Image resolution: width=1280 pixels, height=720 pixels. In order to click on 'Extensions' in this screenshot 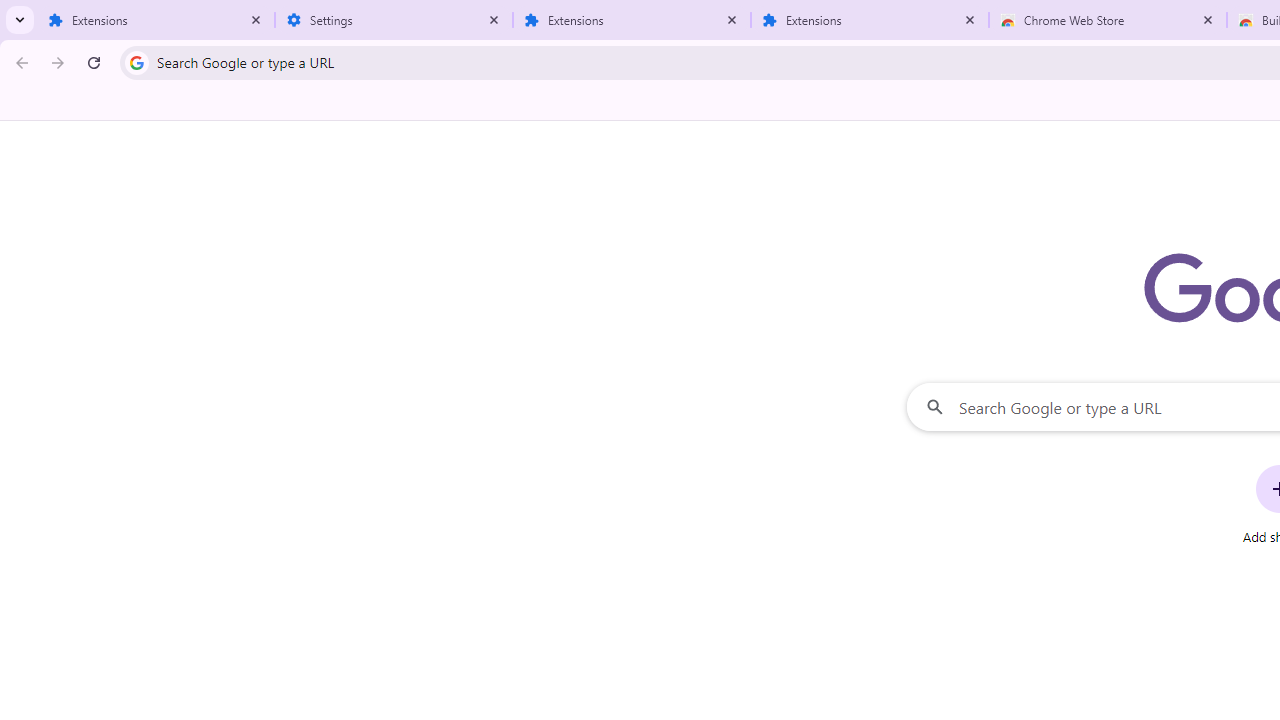, I will do `click(155, 20)`.